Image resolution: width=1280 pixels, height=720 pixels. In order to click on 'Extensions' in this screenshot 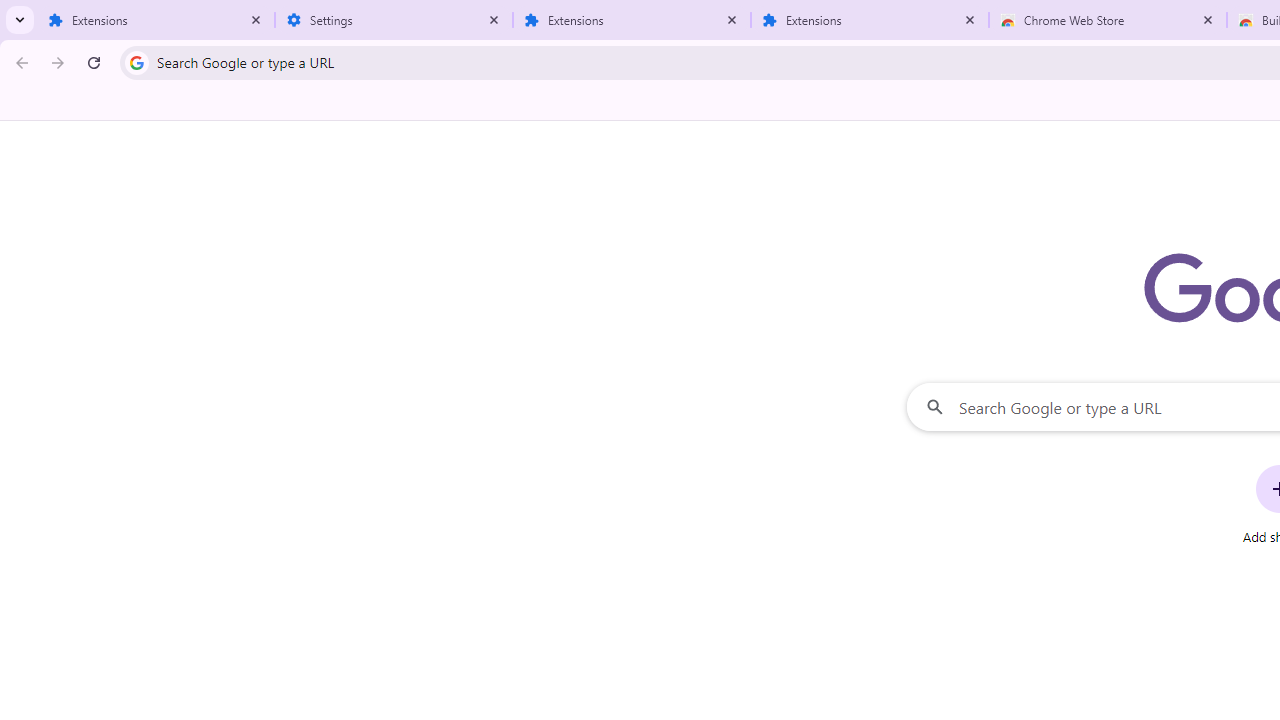, I will do `click(155, 20)`.